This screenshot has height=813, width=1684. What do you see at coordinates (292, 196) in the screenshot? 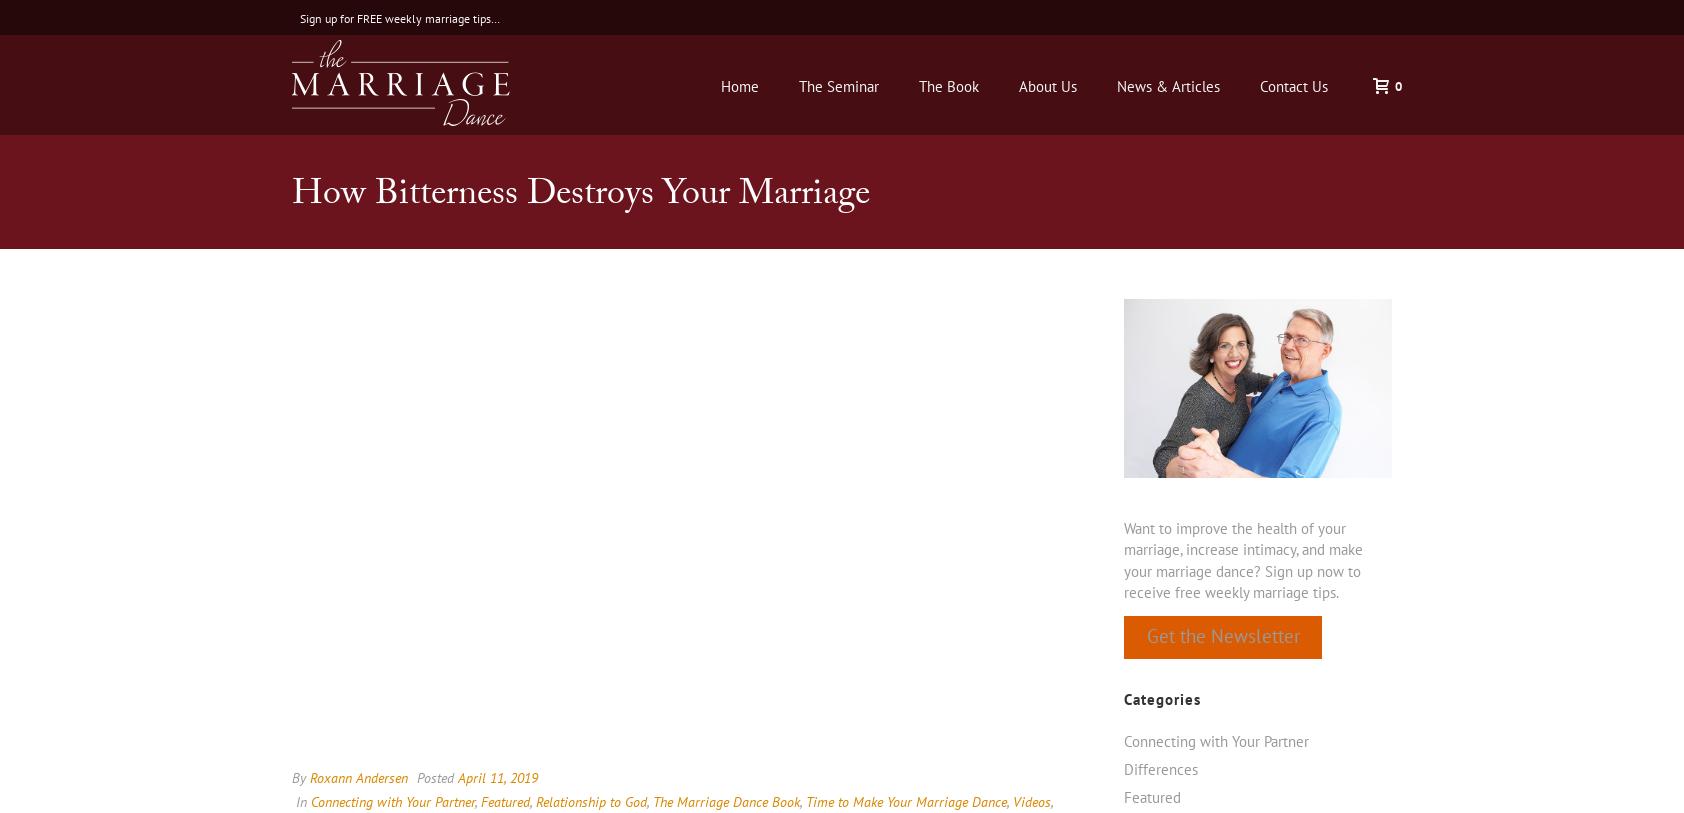
I see `'How Bitterness Destroys Your Marriage'` at bounding box center [292, 196].